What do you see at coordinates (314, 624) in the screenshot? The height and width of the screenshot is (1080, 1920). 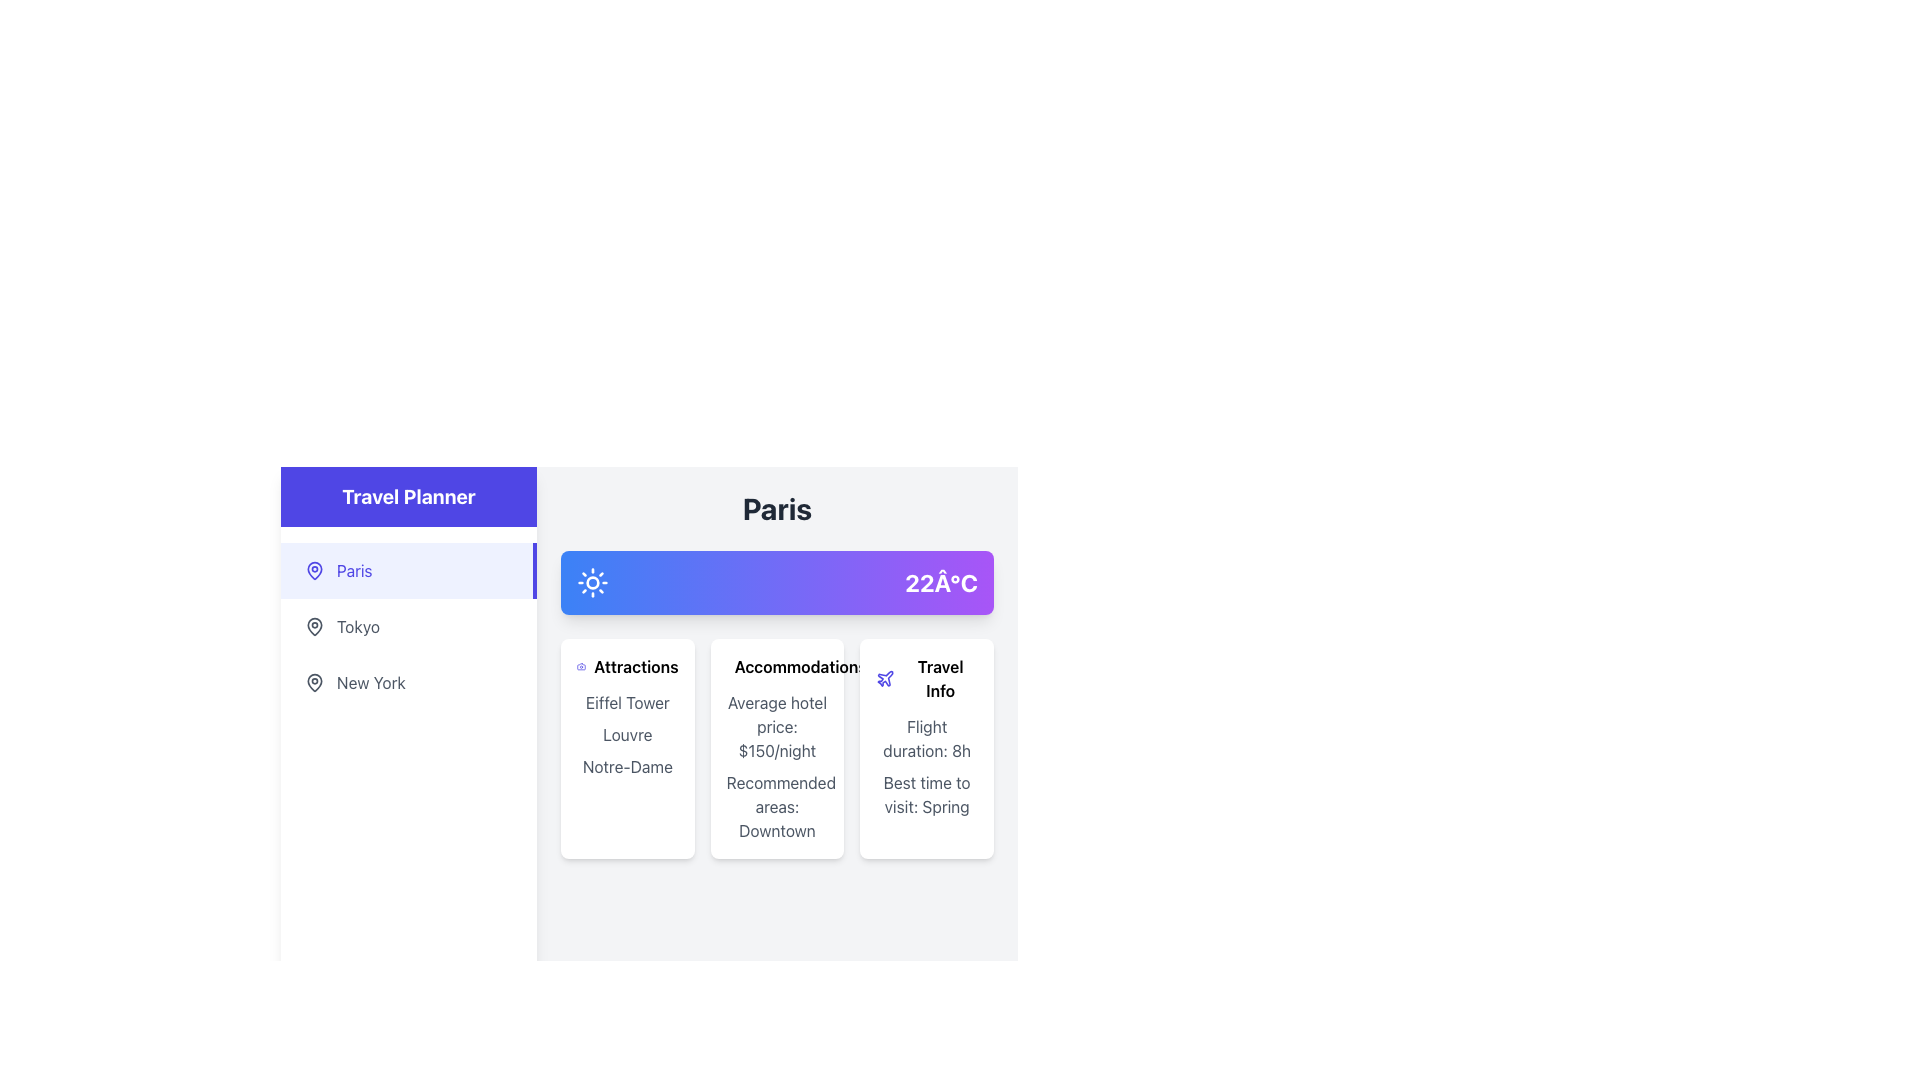 I see `the map pin icon associated with the 'Tokyo' menu item in the left sidebar by moving the cursor to its center` at bounding box center [314, 624].